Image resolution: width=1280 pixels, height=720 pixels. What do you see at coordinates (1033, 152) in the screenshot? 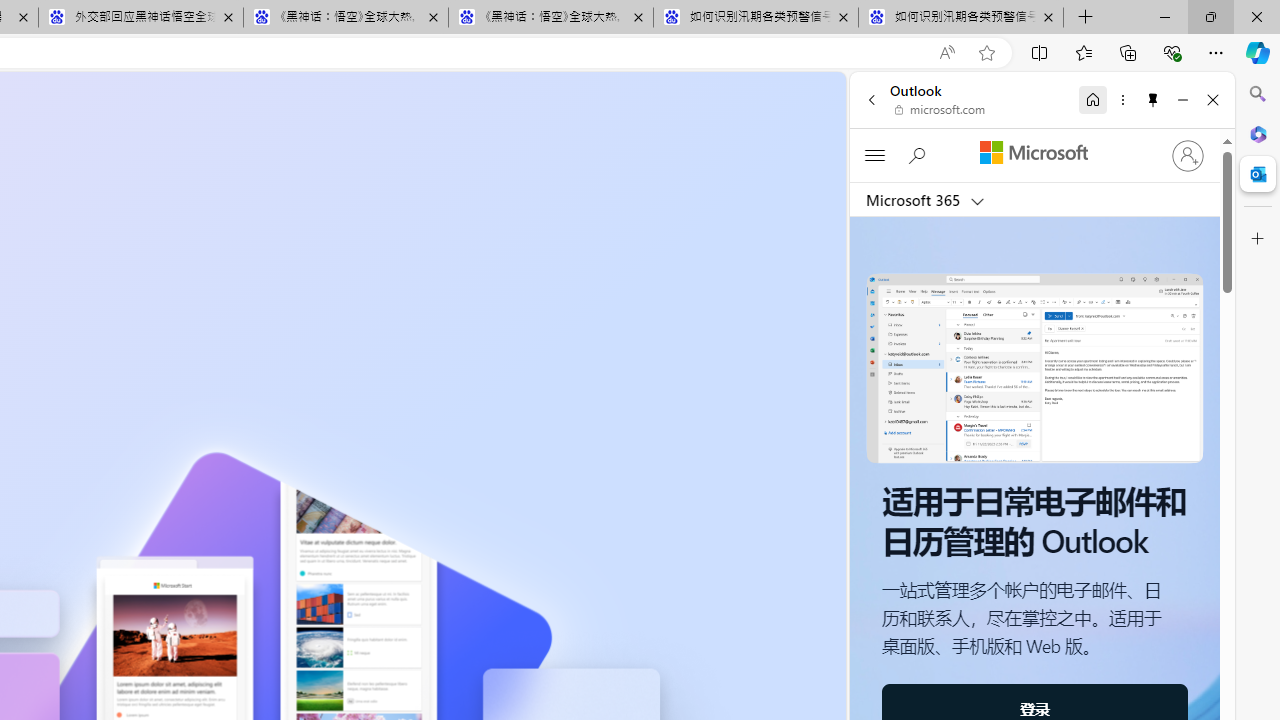
I see `'Microsoft'` at bounding box center [1033, 152].